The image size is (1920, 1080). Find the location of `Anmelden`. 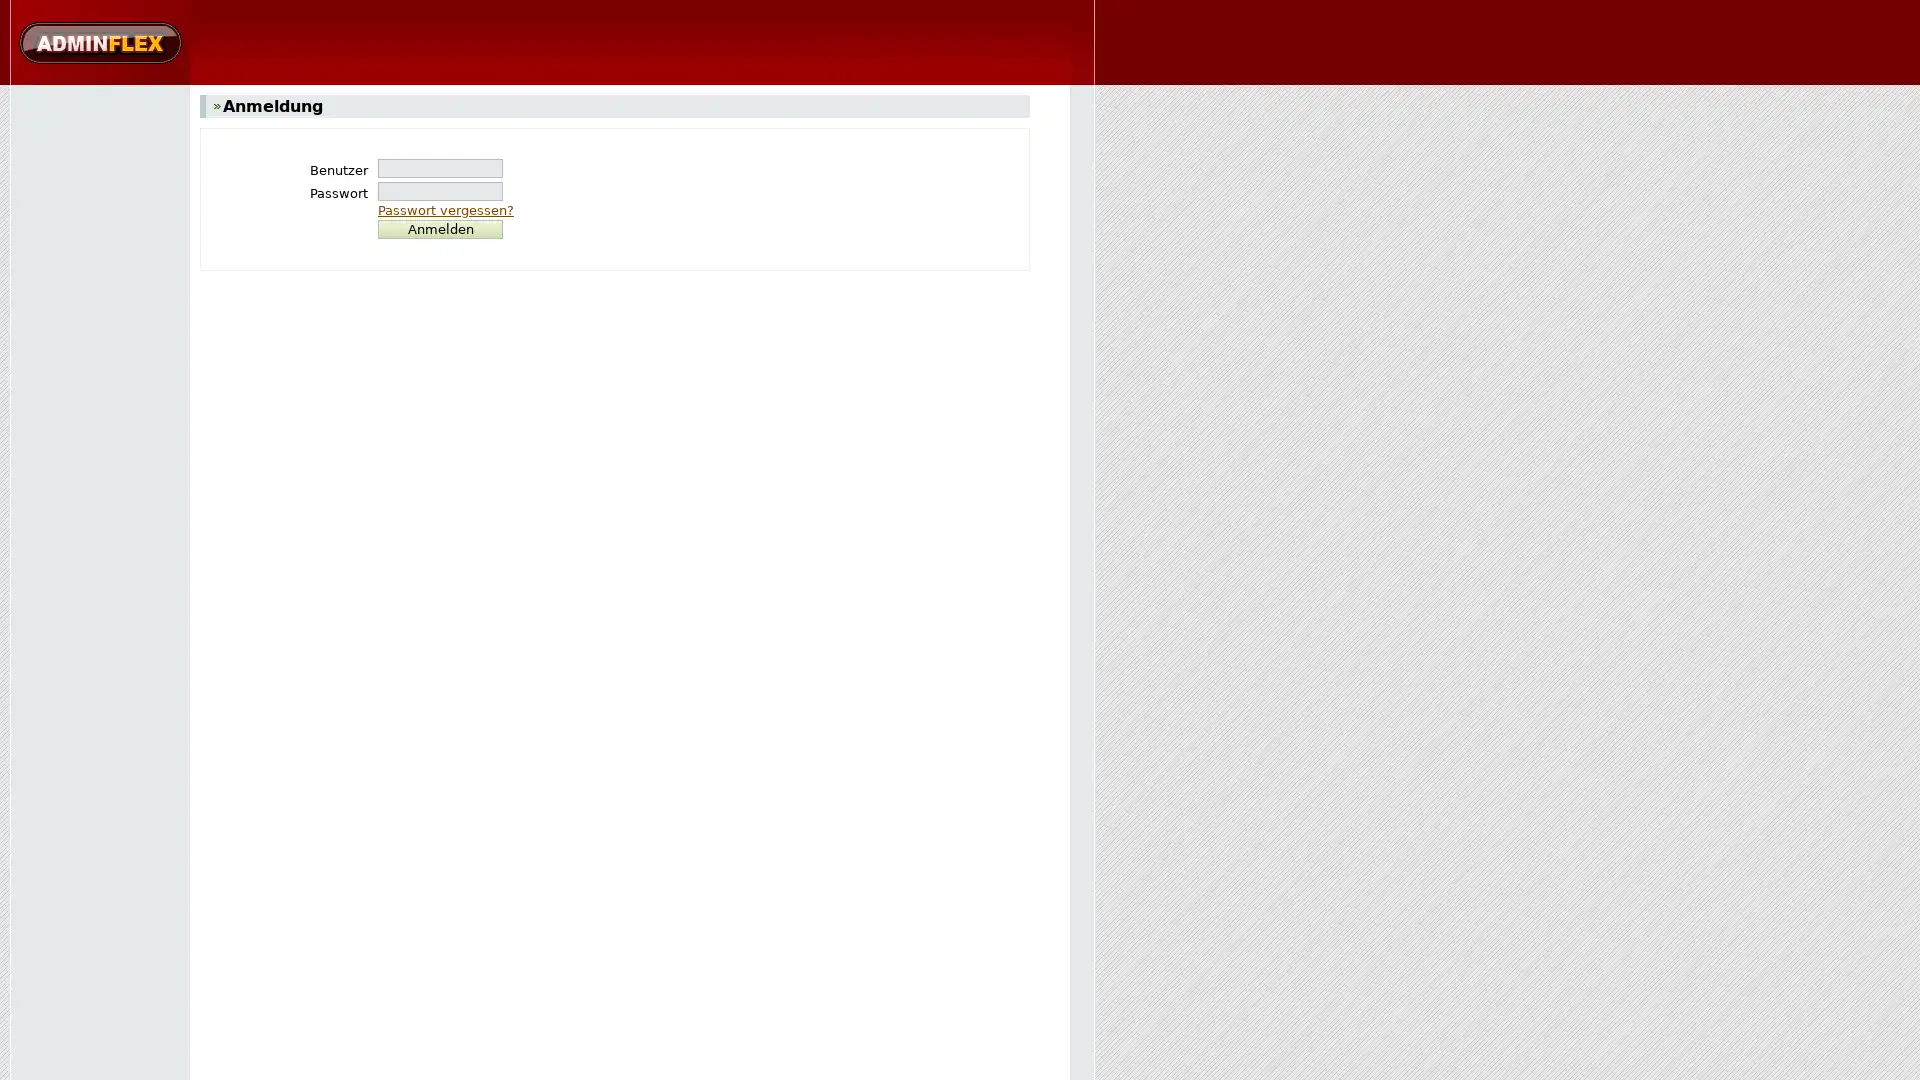

Anmelden is located at coordinates (439, 228).